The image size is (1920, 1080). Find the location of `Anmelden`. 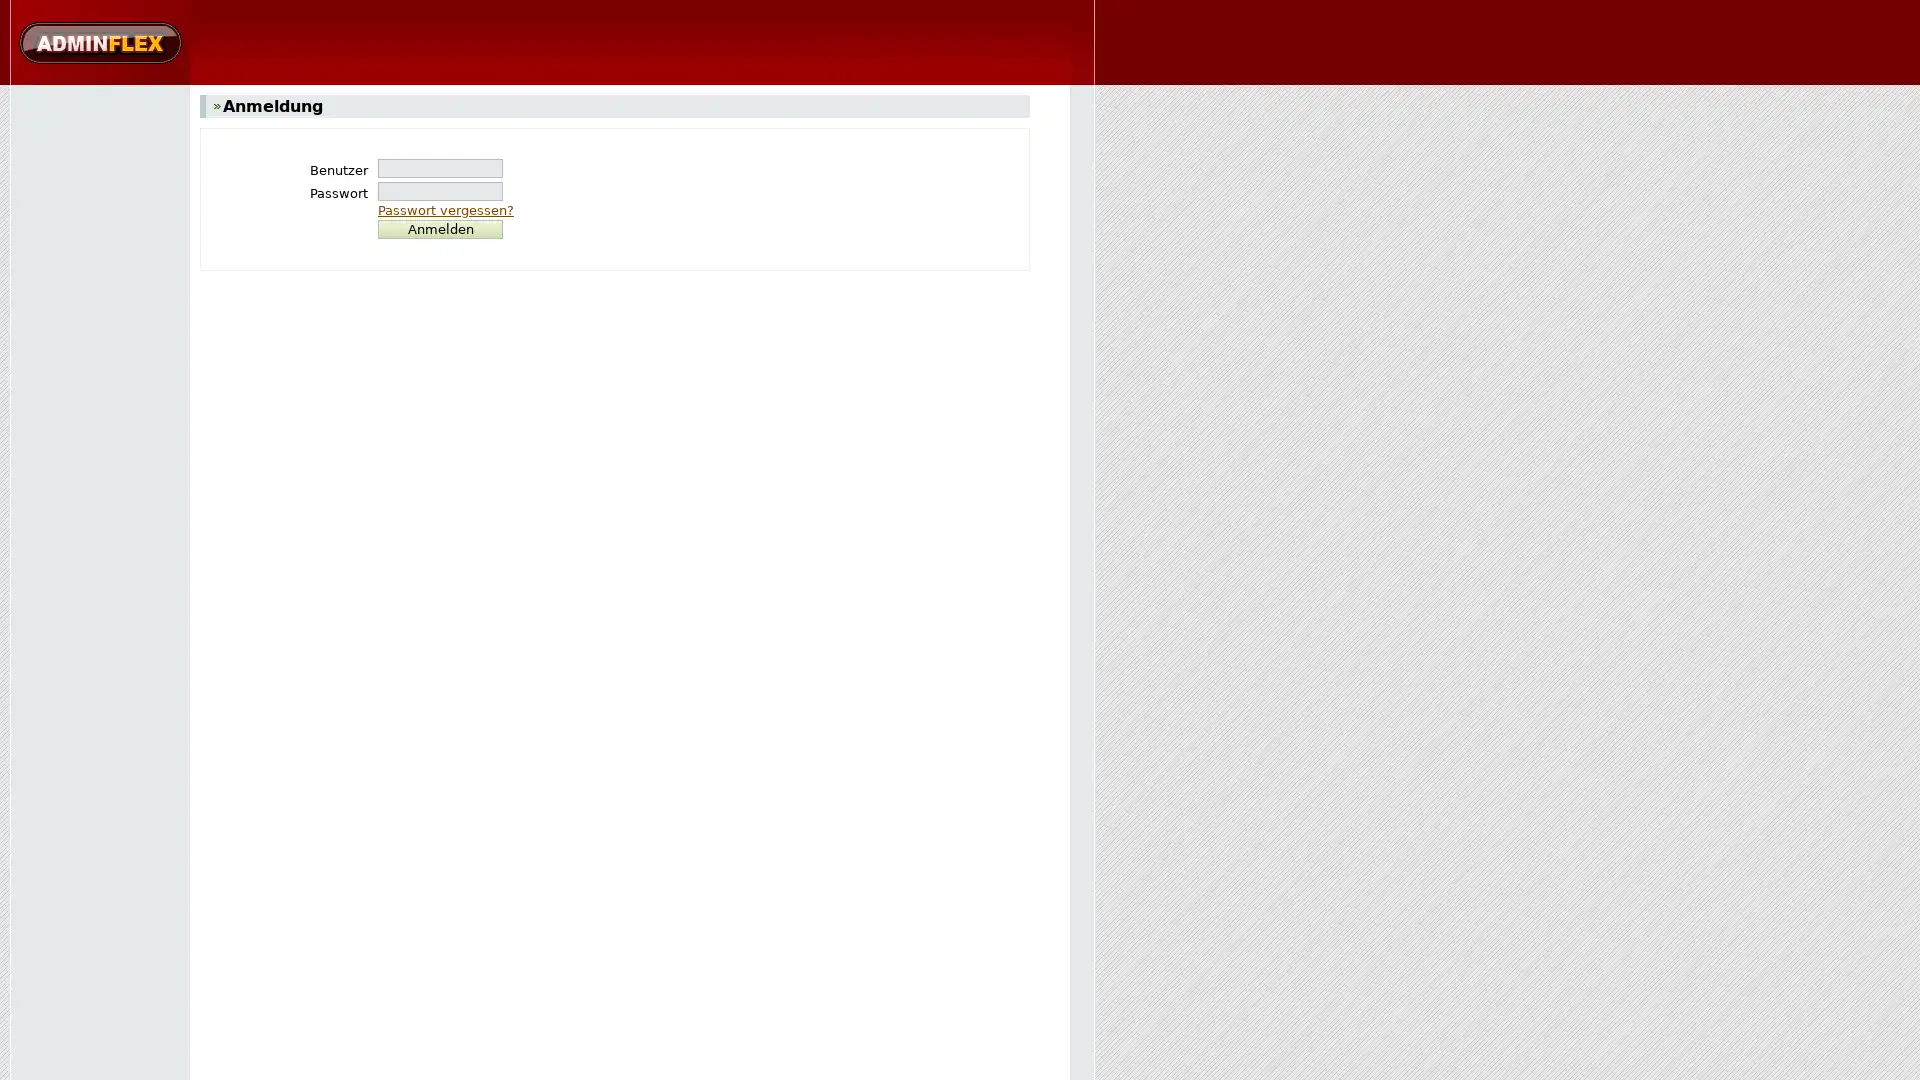

Anmelden is located at coordinates (439, 228).